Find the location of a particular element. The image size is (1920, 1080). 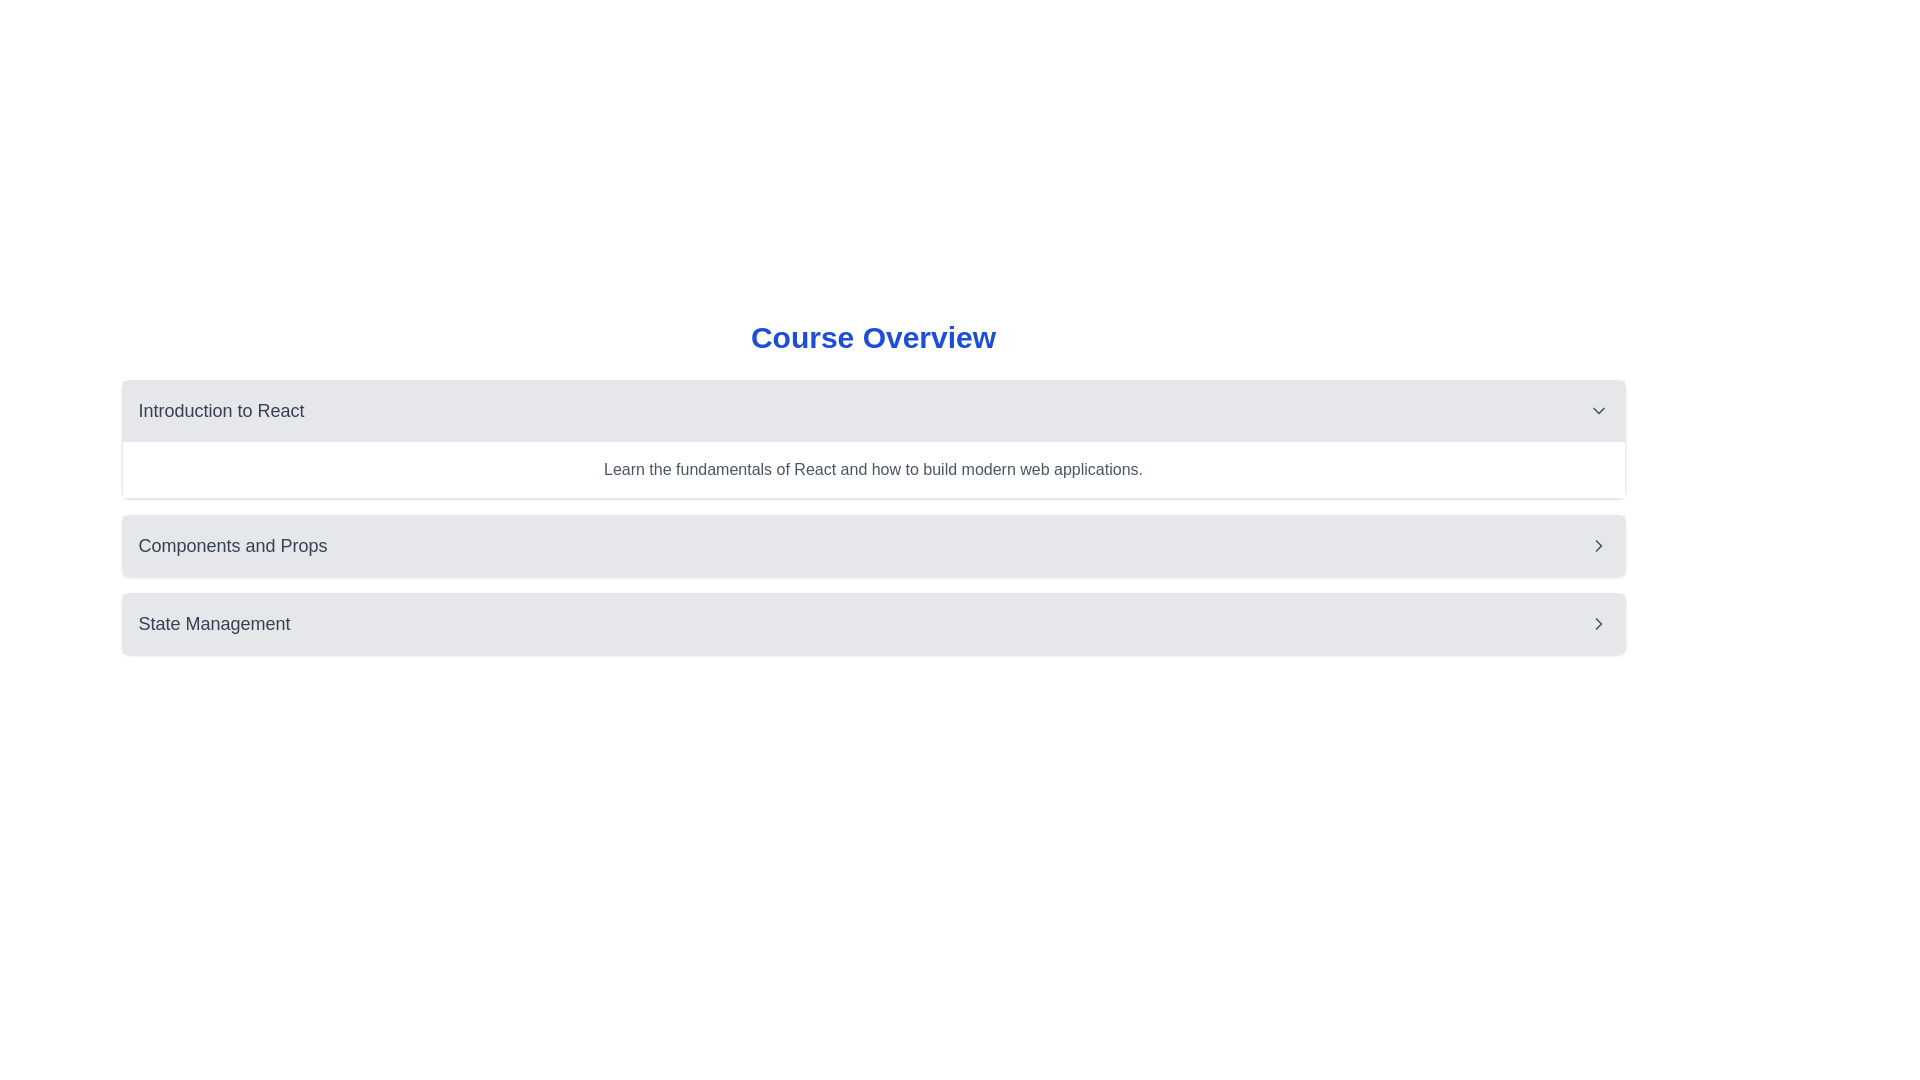

the gray chevron arrow icon located on the right side of the 'Introduction to React' section header is located at coordinates (1597, 410).